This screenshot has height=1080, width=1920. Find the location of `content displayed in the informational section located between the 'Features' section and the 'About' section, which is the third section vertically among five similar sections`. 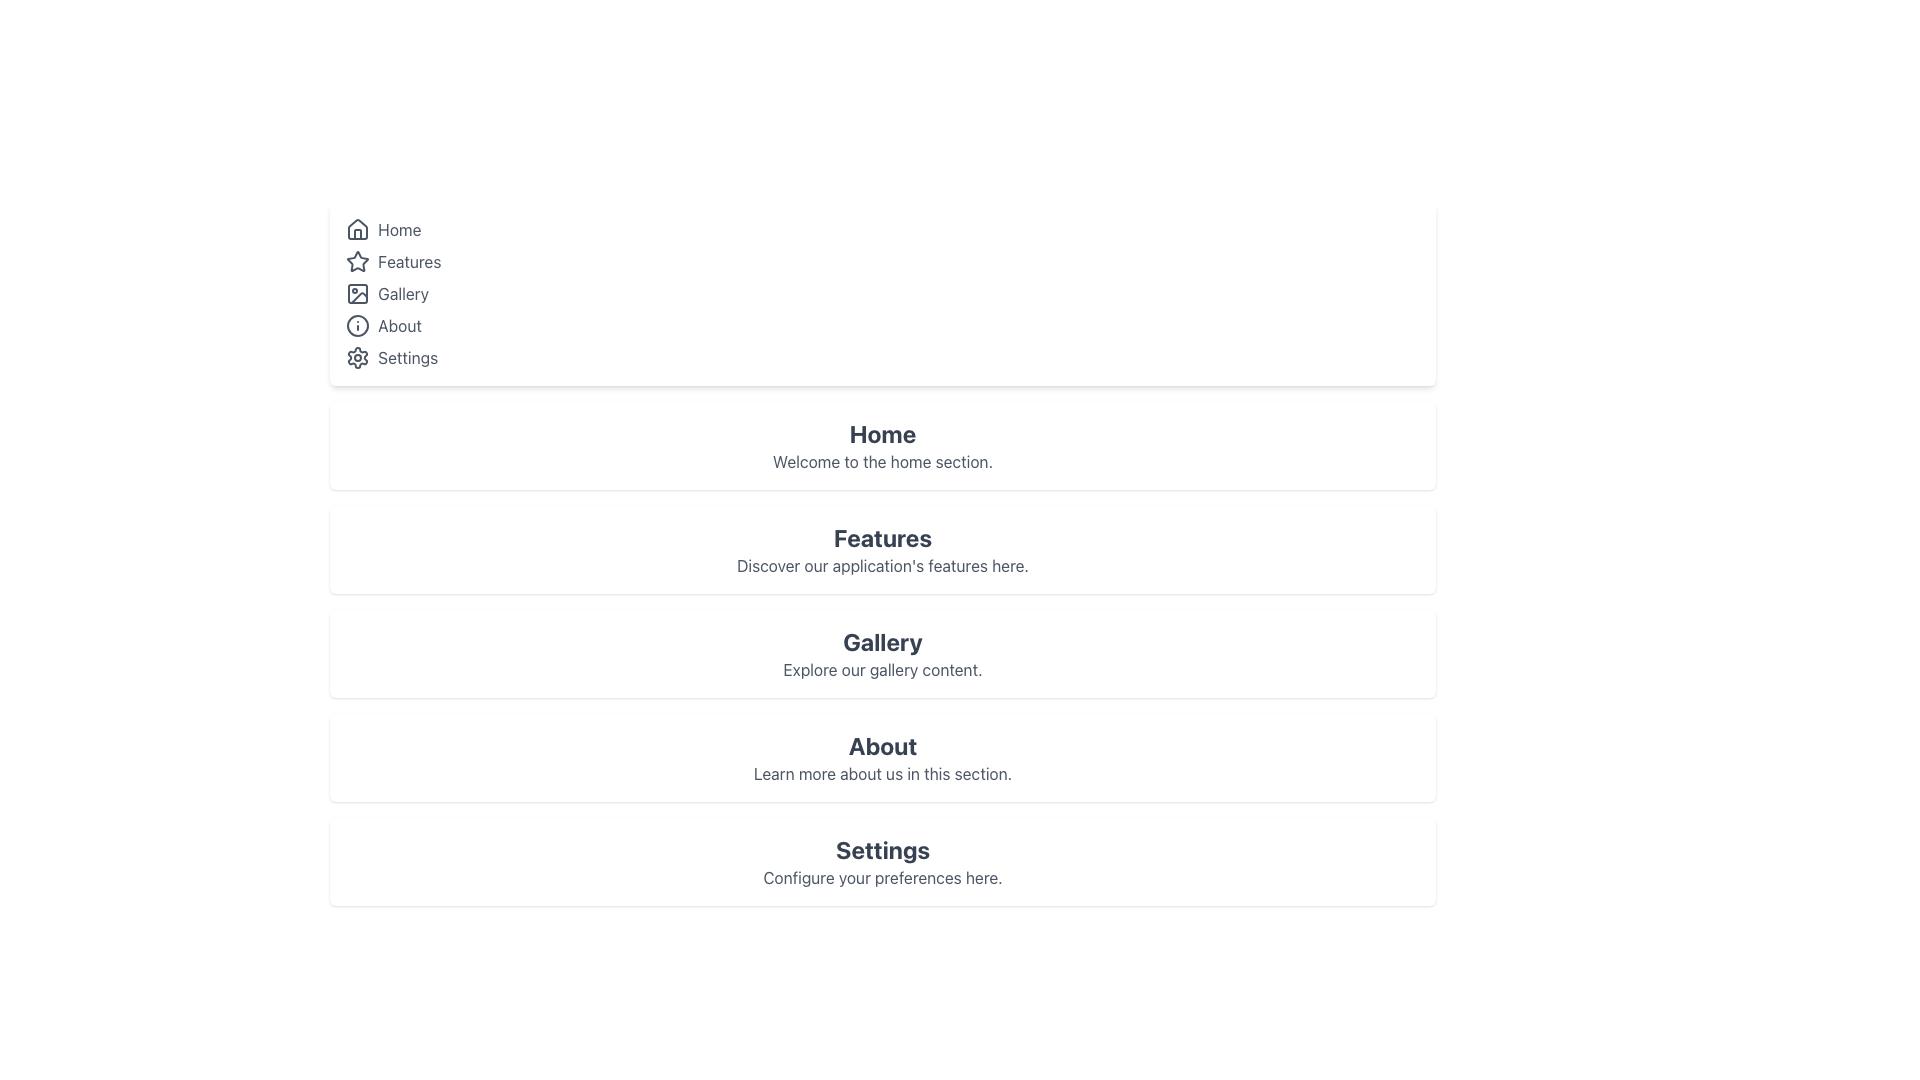

content displayed in the informational section located between the 'Features' section and the 'About' section, which is the third section vertically among five similar sections is located at coordinates (882, 654).